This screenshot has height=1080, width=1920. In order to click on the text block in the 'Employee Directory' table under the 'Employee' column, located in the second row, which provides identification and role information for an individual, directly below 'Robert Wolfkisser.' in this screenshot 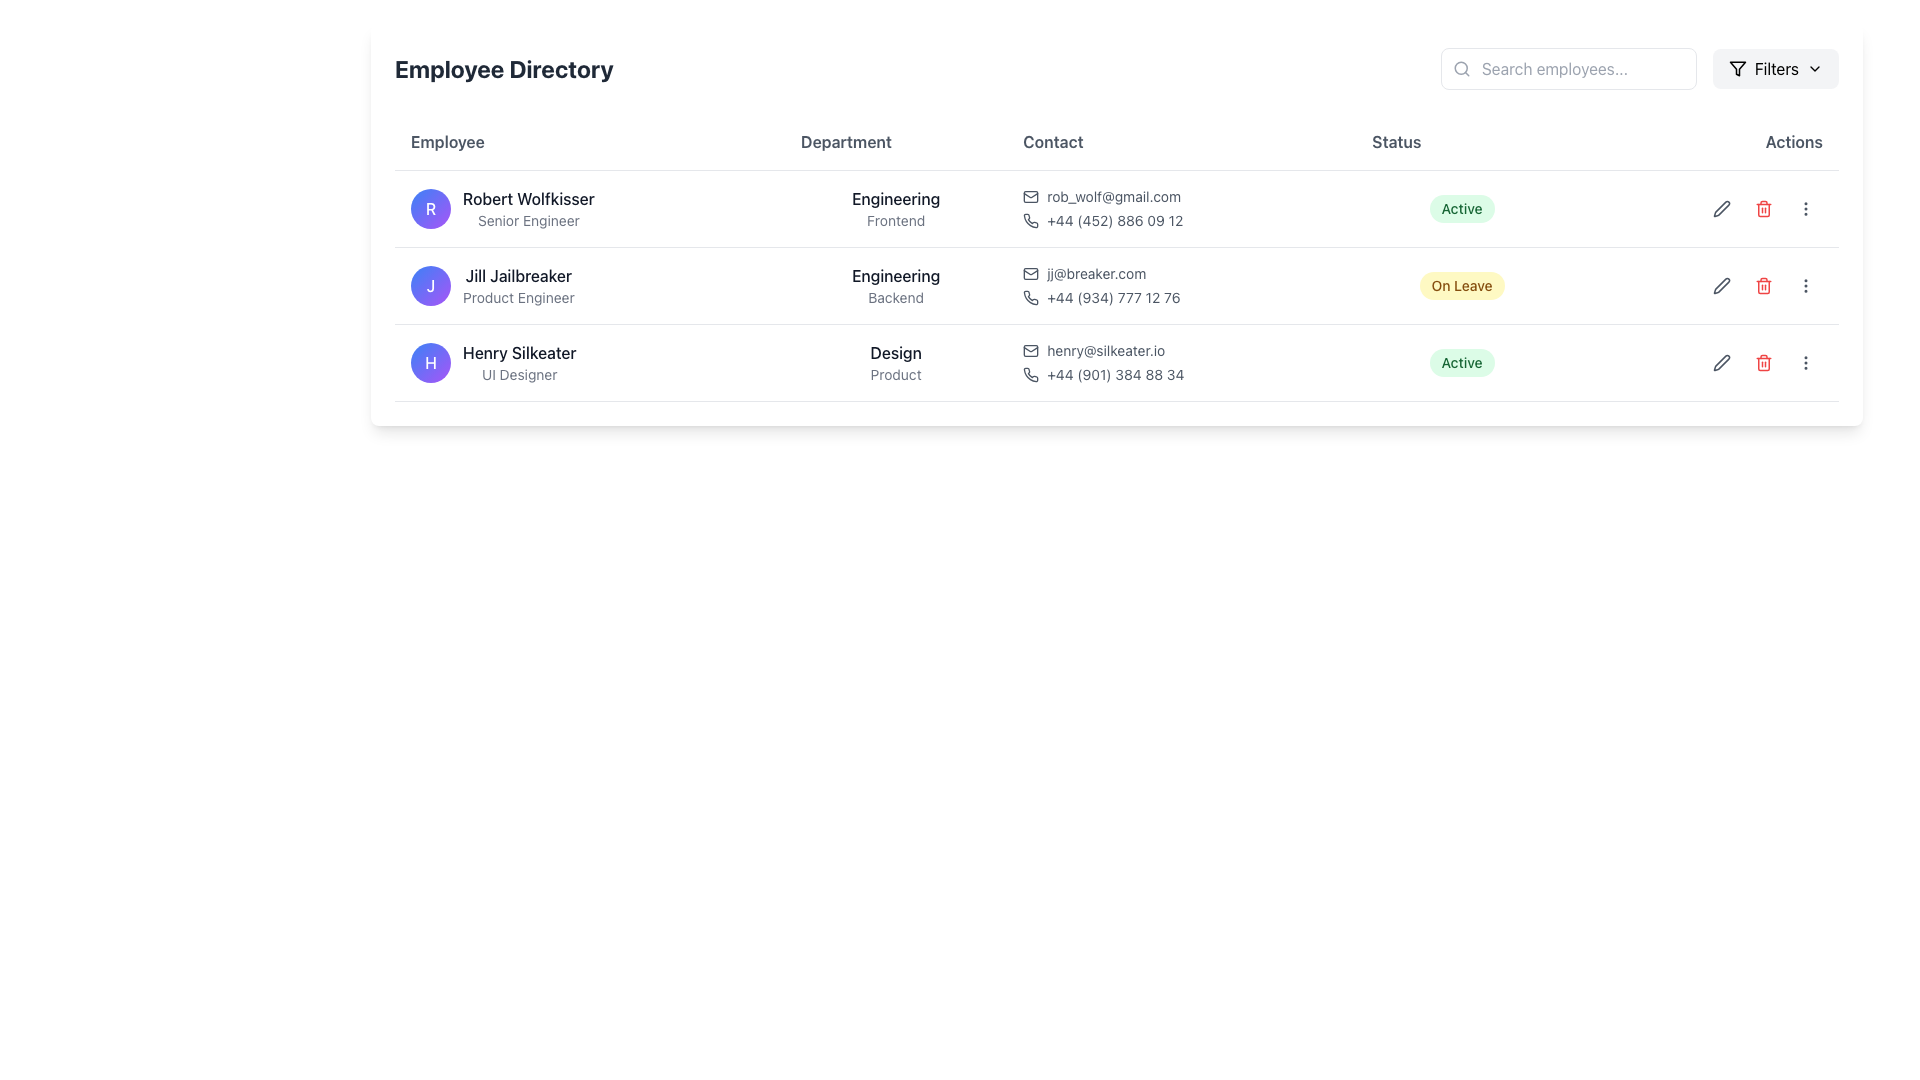, I will do `click(518, 285)`.